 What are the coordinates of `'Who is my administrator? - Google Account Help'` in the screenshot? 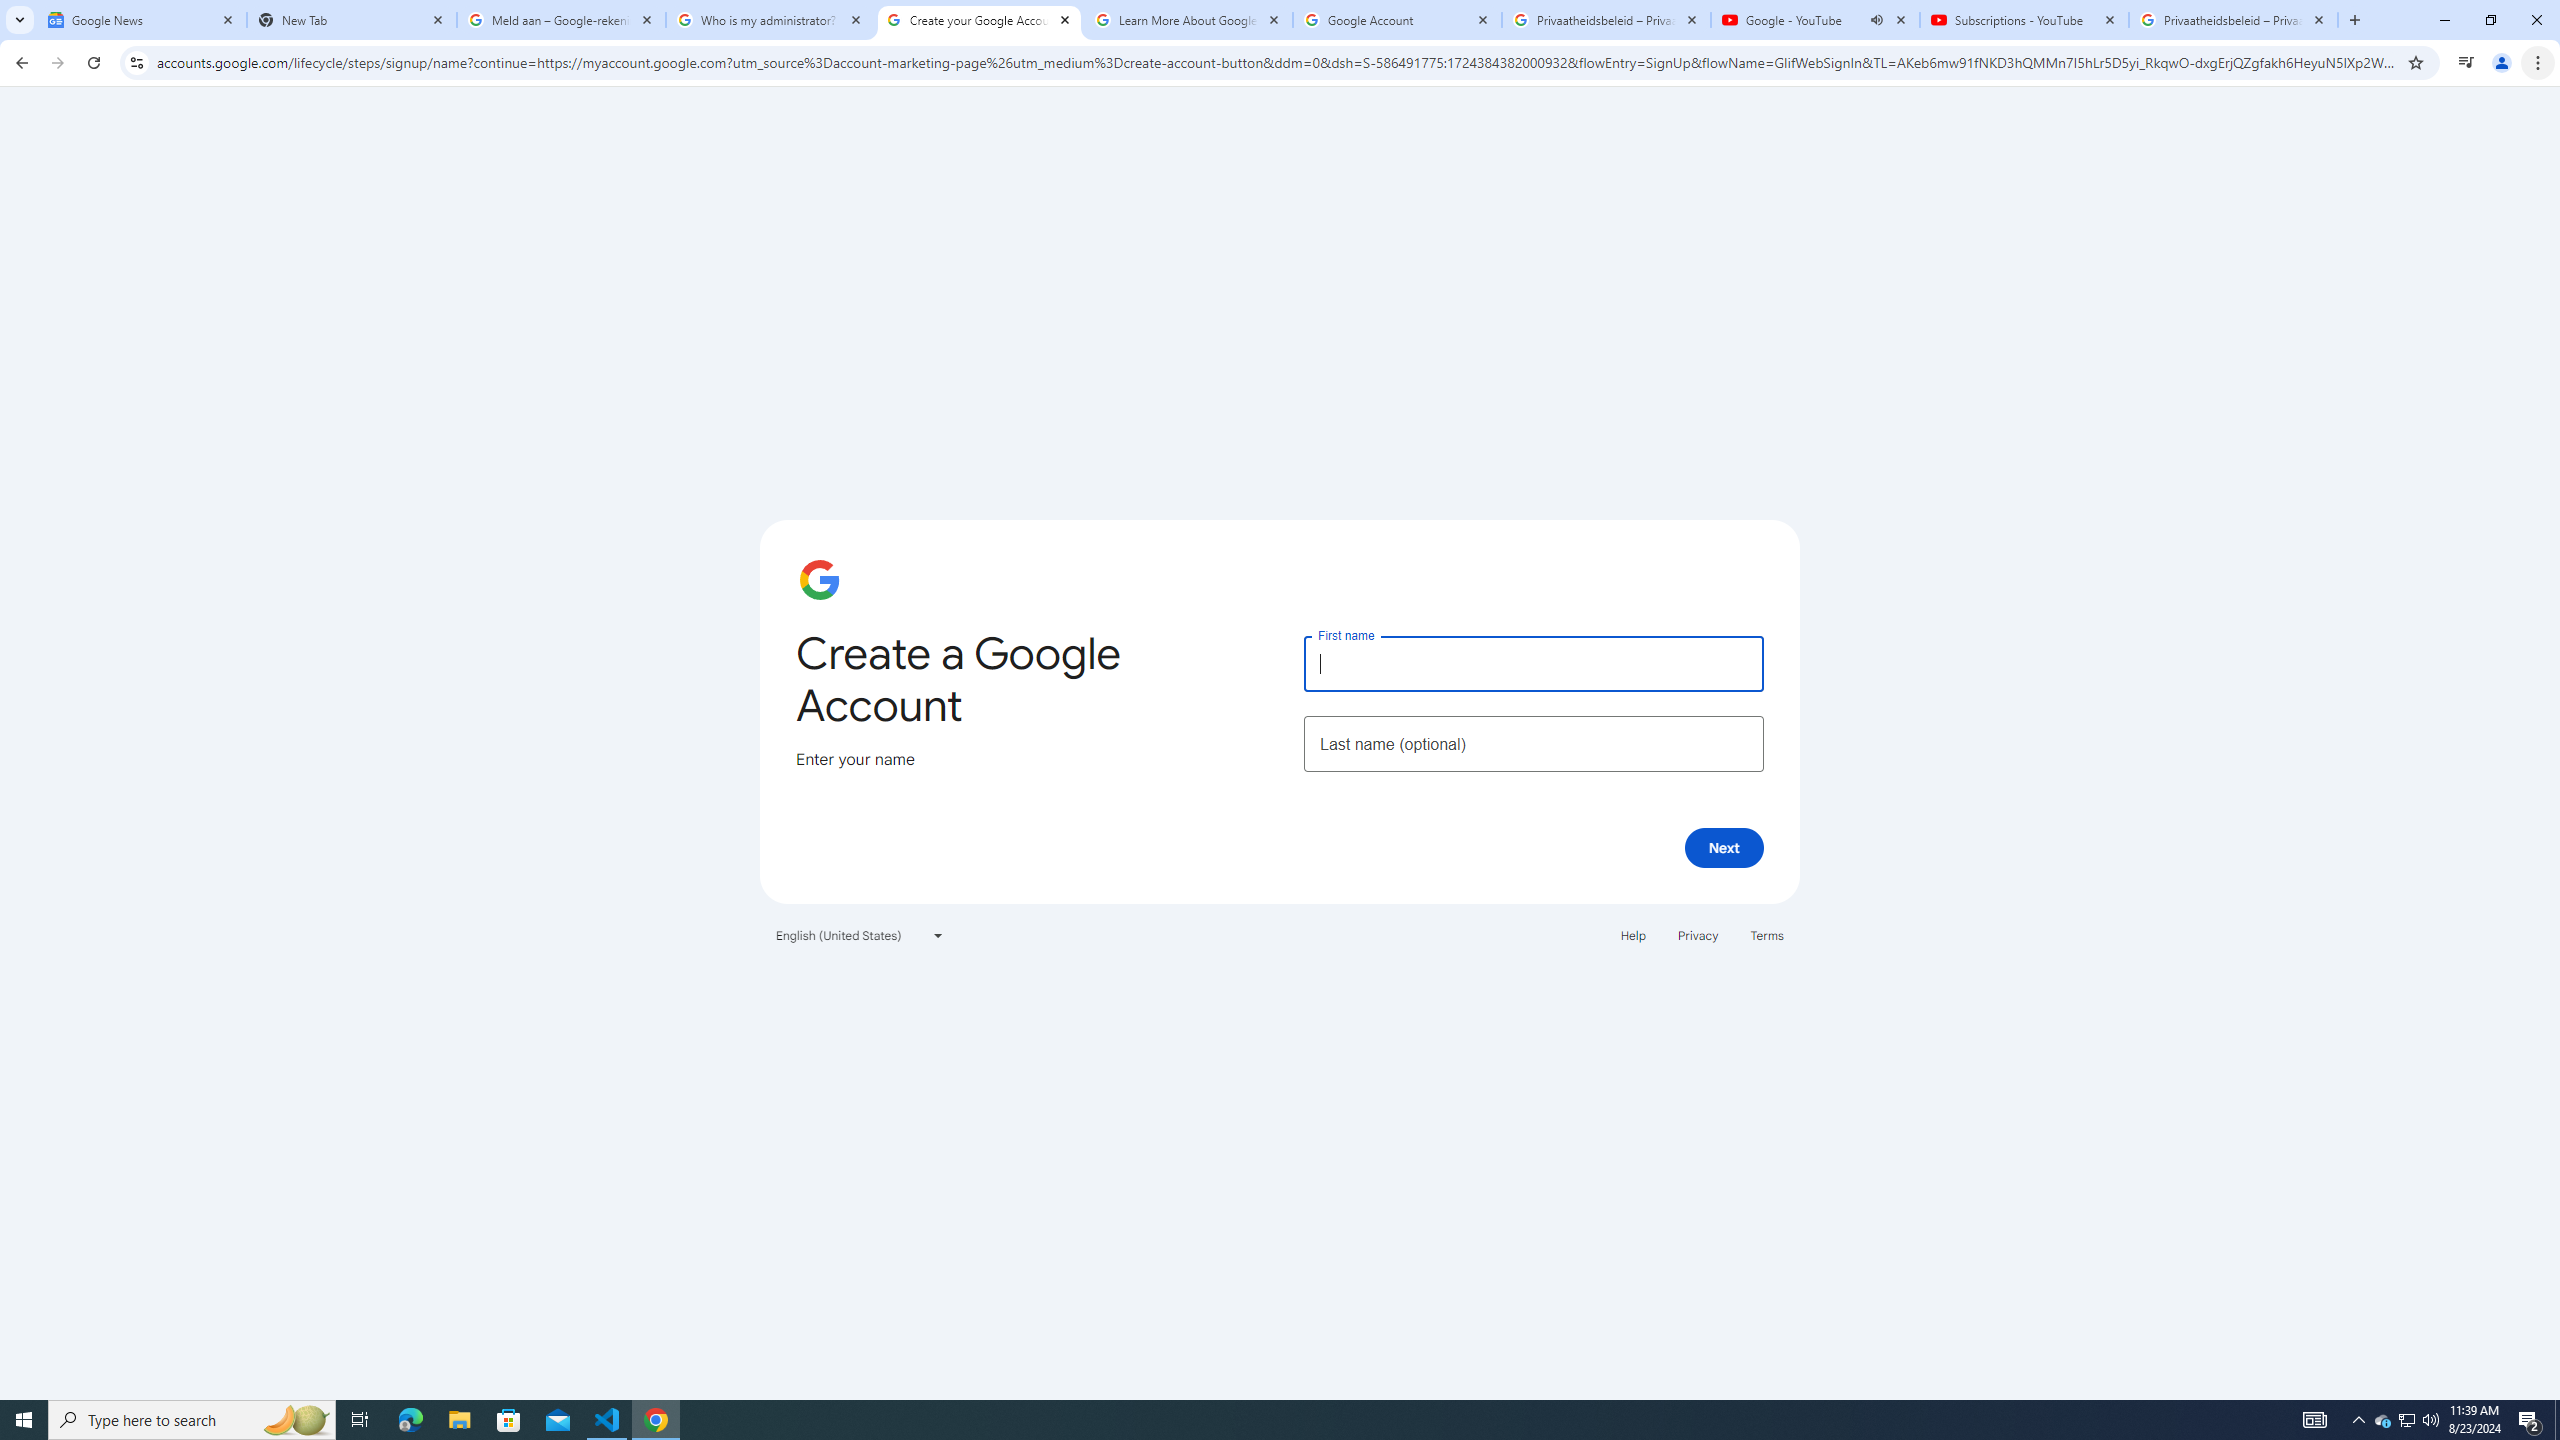 It's located at (770, 19).